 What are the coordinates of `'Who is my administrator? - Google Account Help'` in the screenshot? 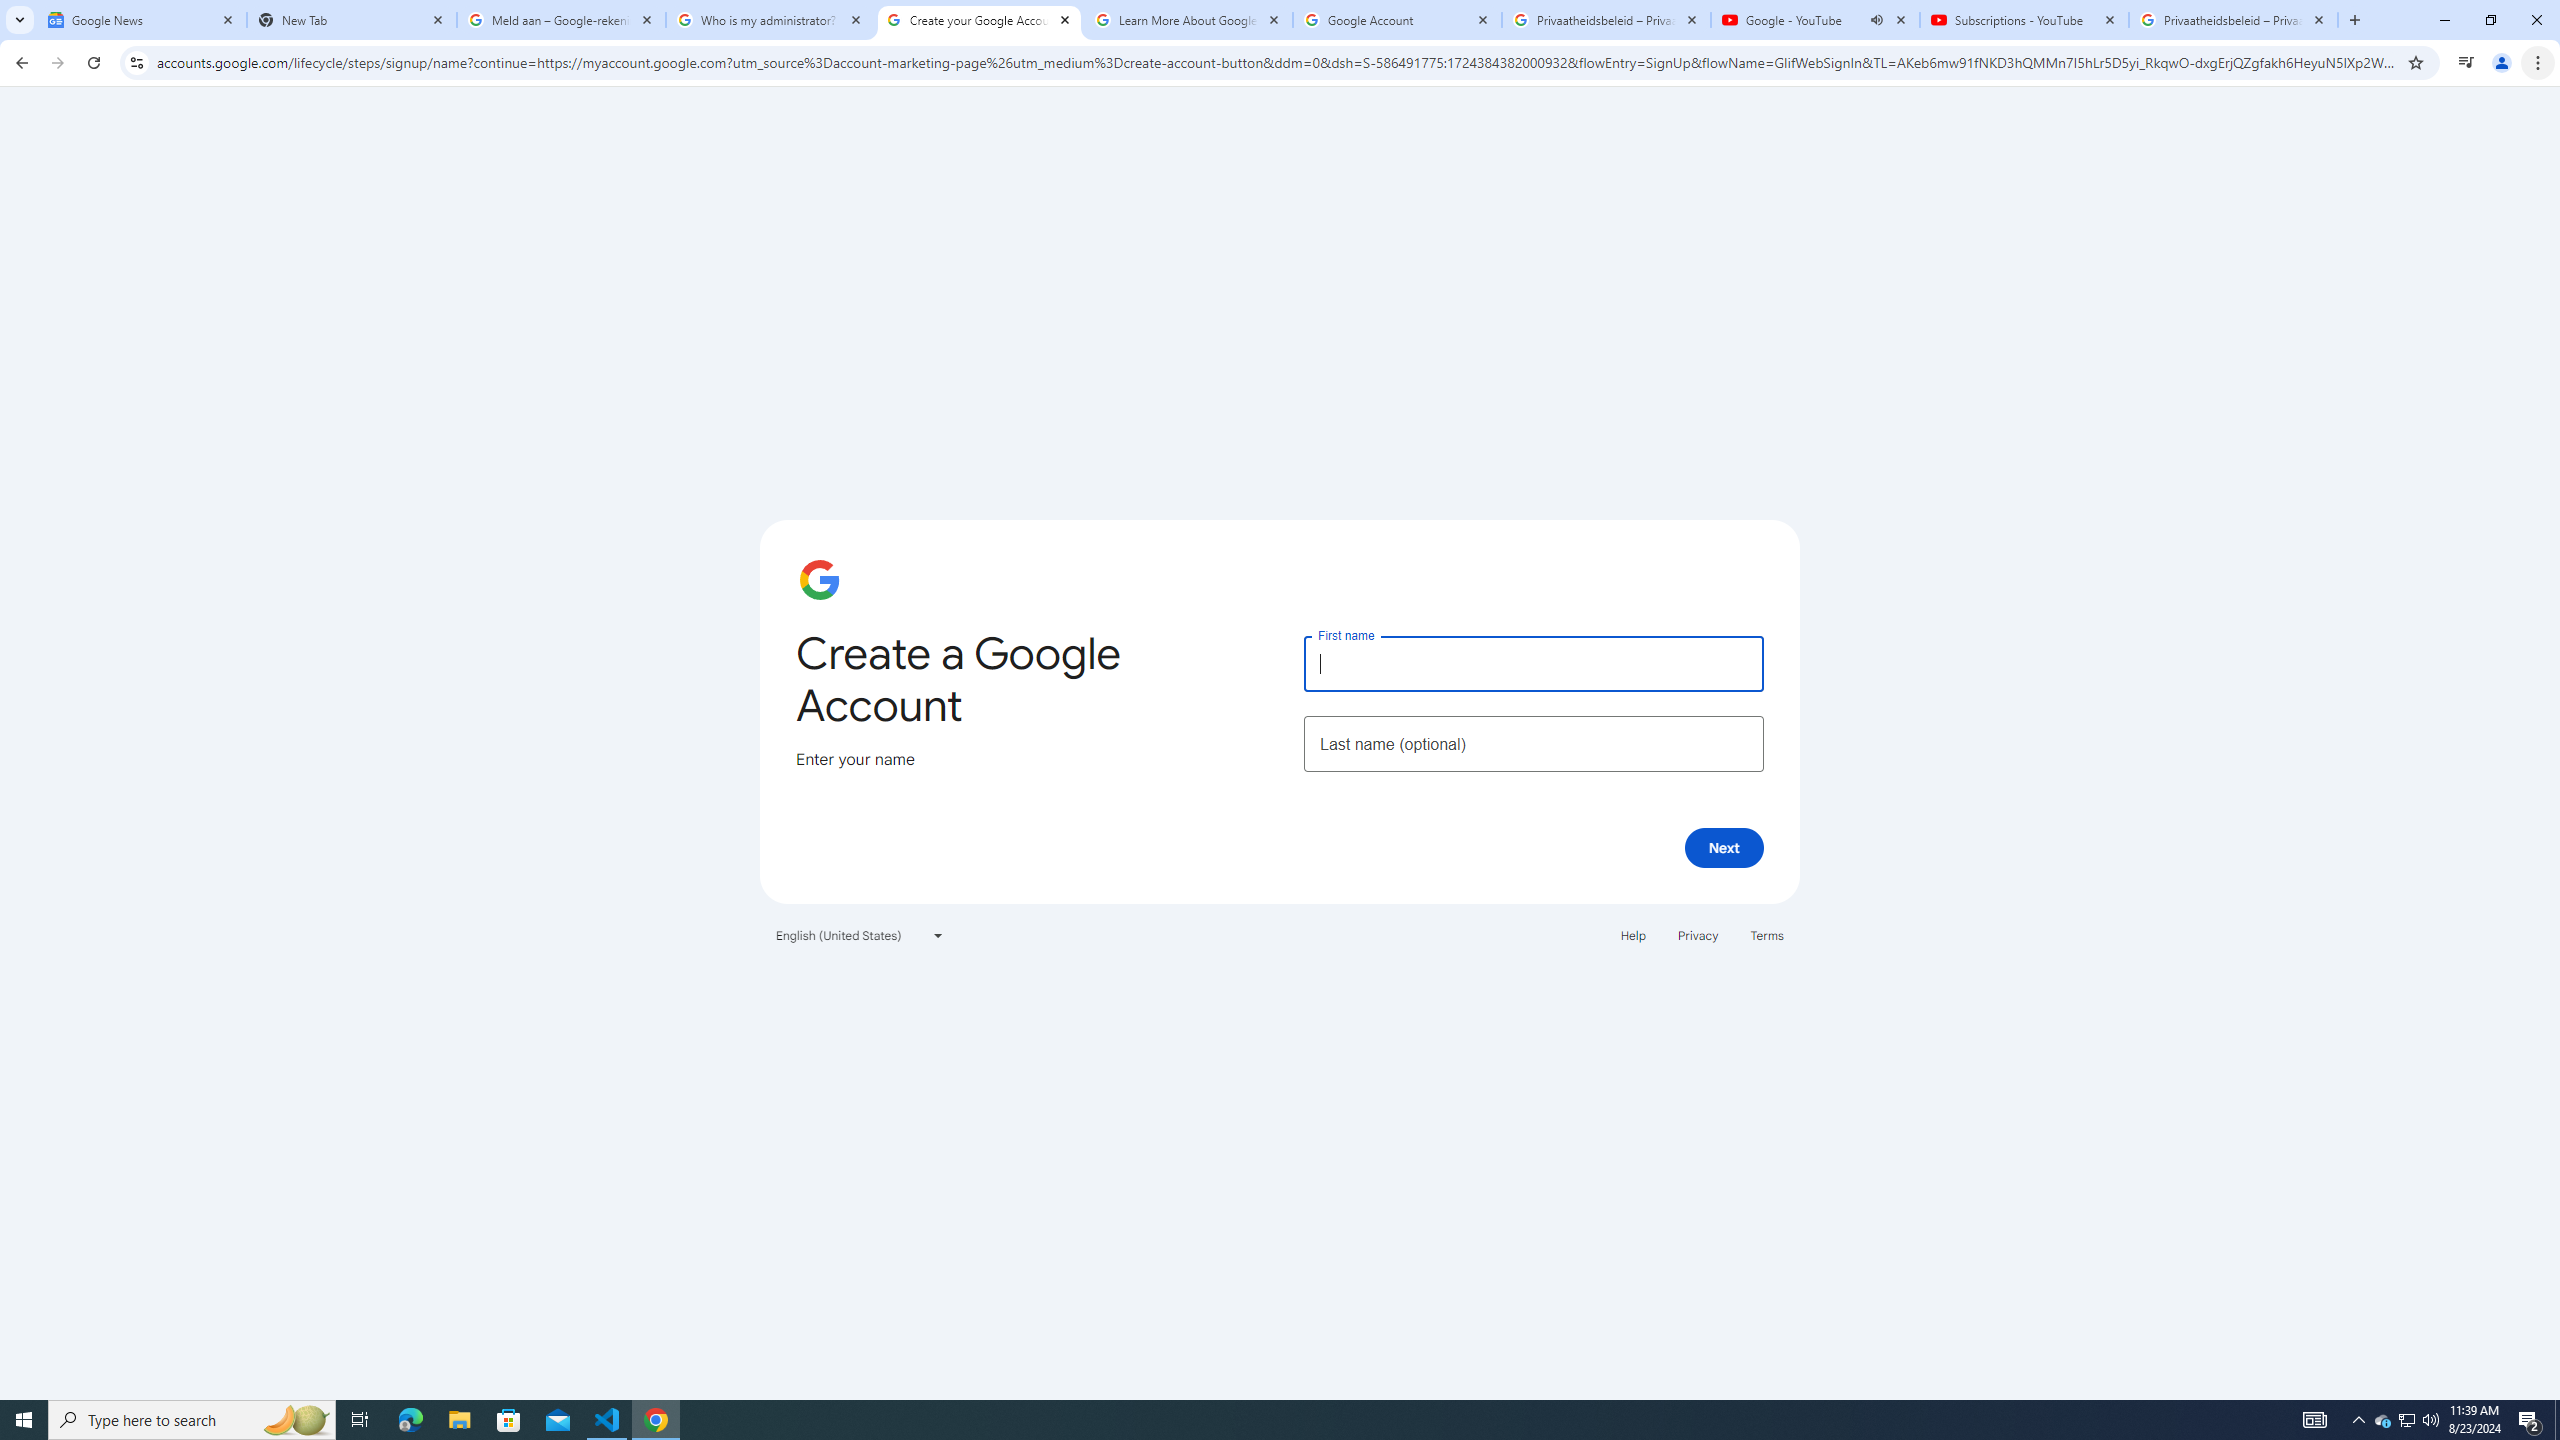 It's located at (770, 19).